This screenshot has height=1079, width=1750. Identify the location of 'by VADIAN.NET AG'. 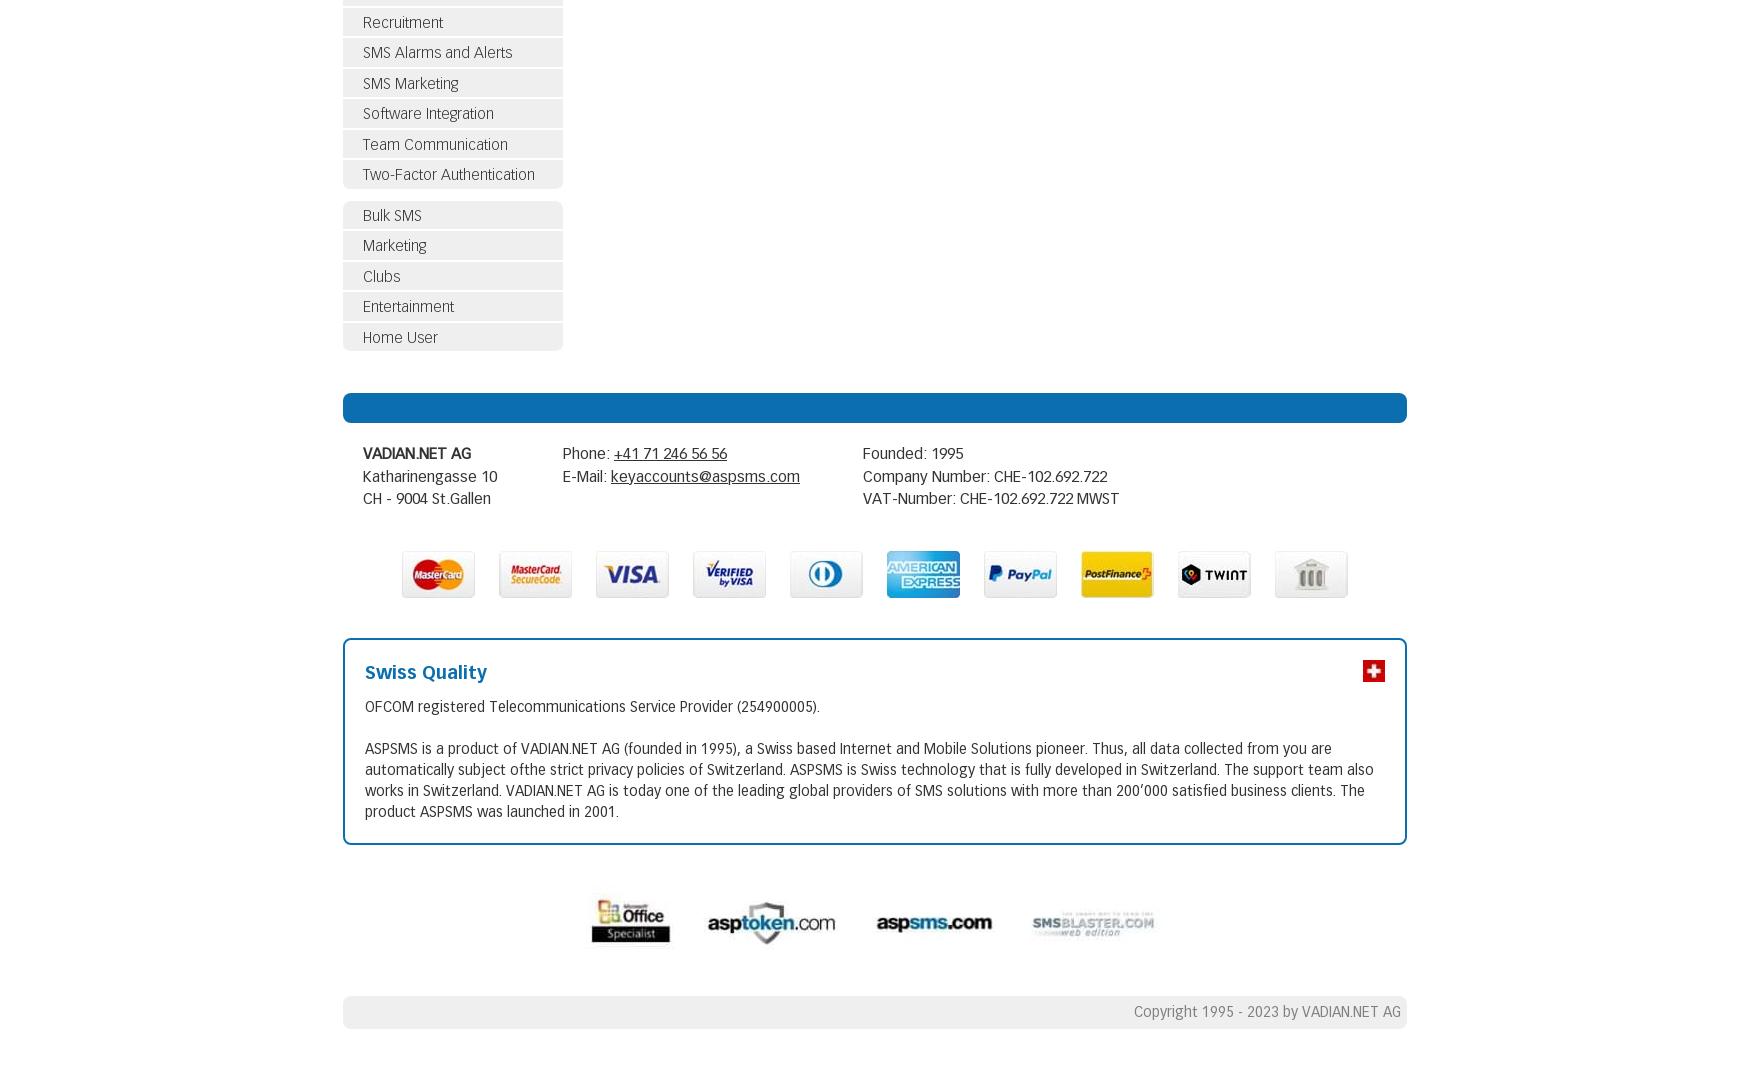
(1342, 1011).